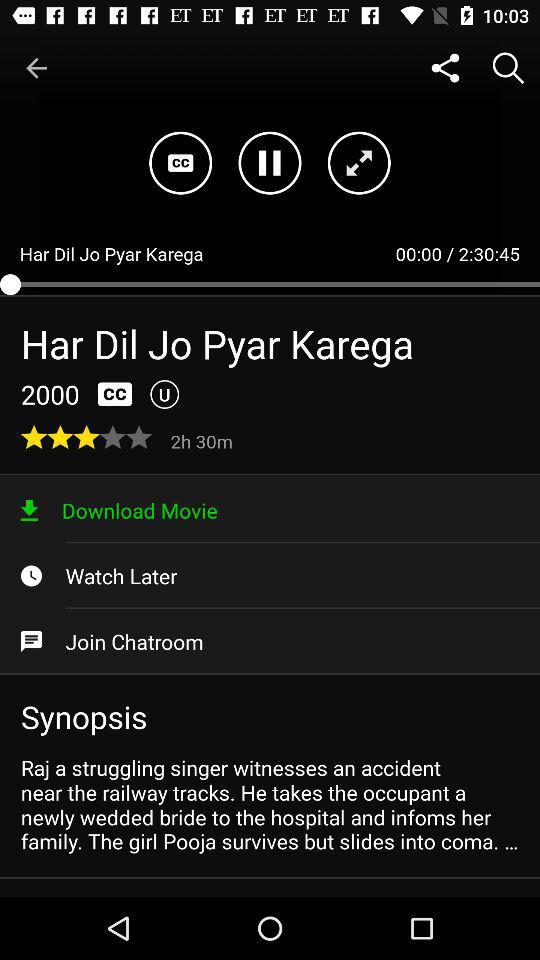  Describe the element at coordinates (203, 440) in the screenshot. I see `item above download movie icon` at that location.